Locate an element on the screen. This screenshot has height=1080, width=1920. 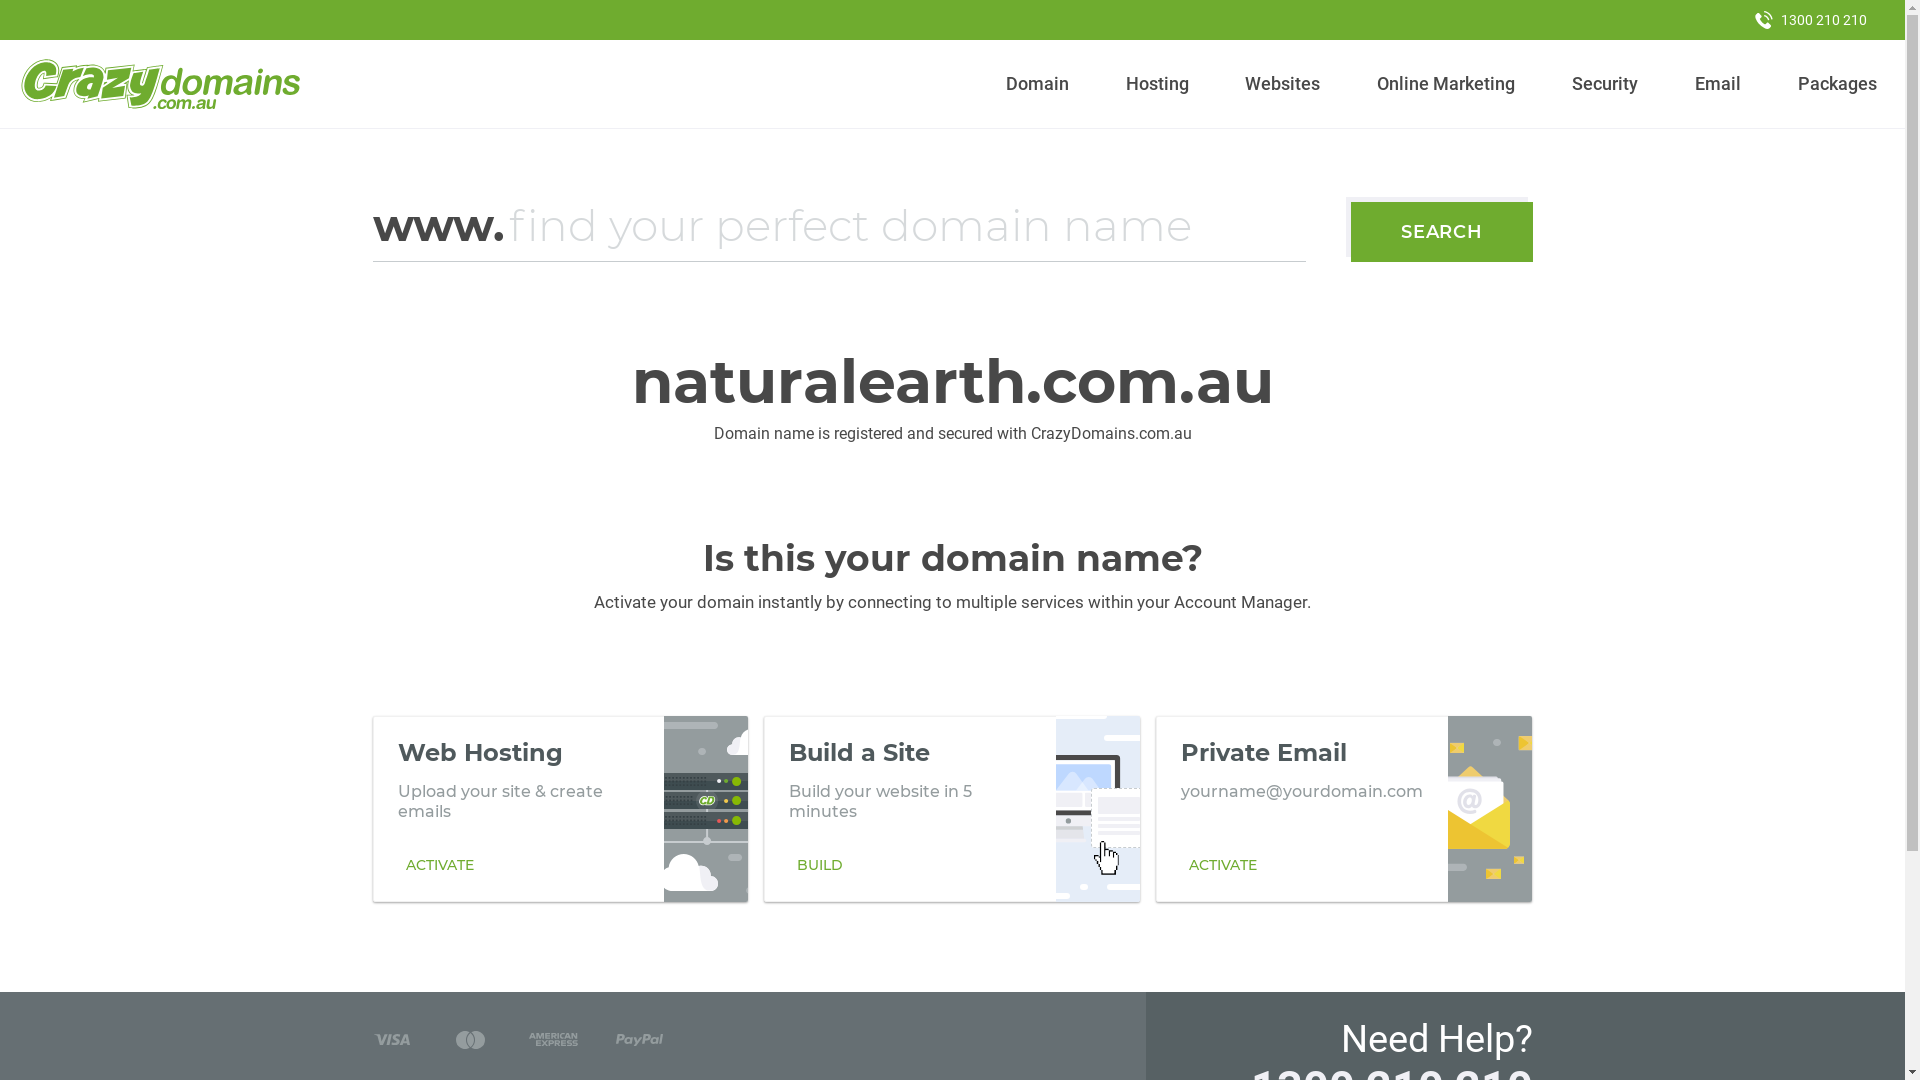
'Web Hosting is located at coordinates (560, 808).